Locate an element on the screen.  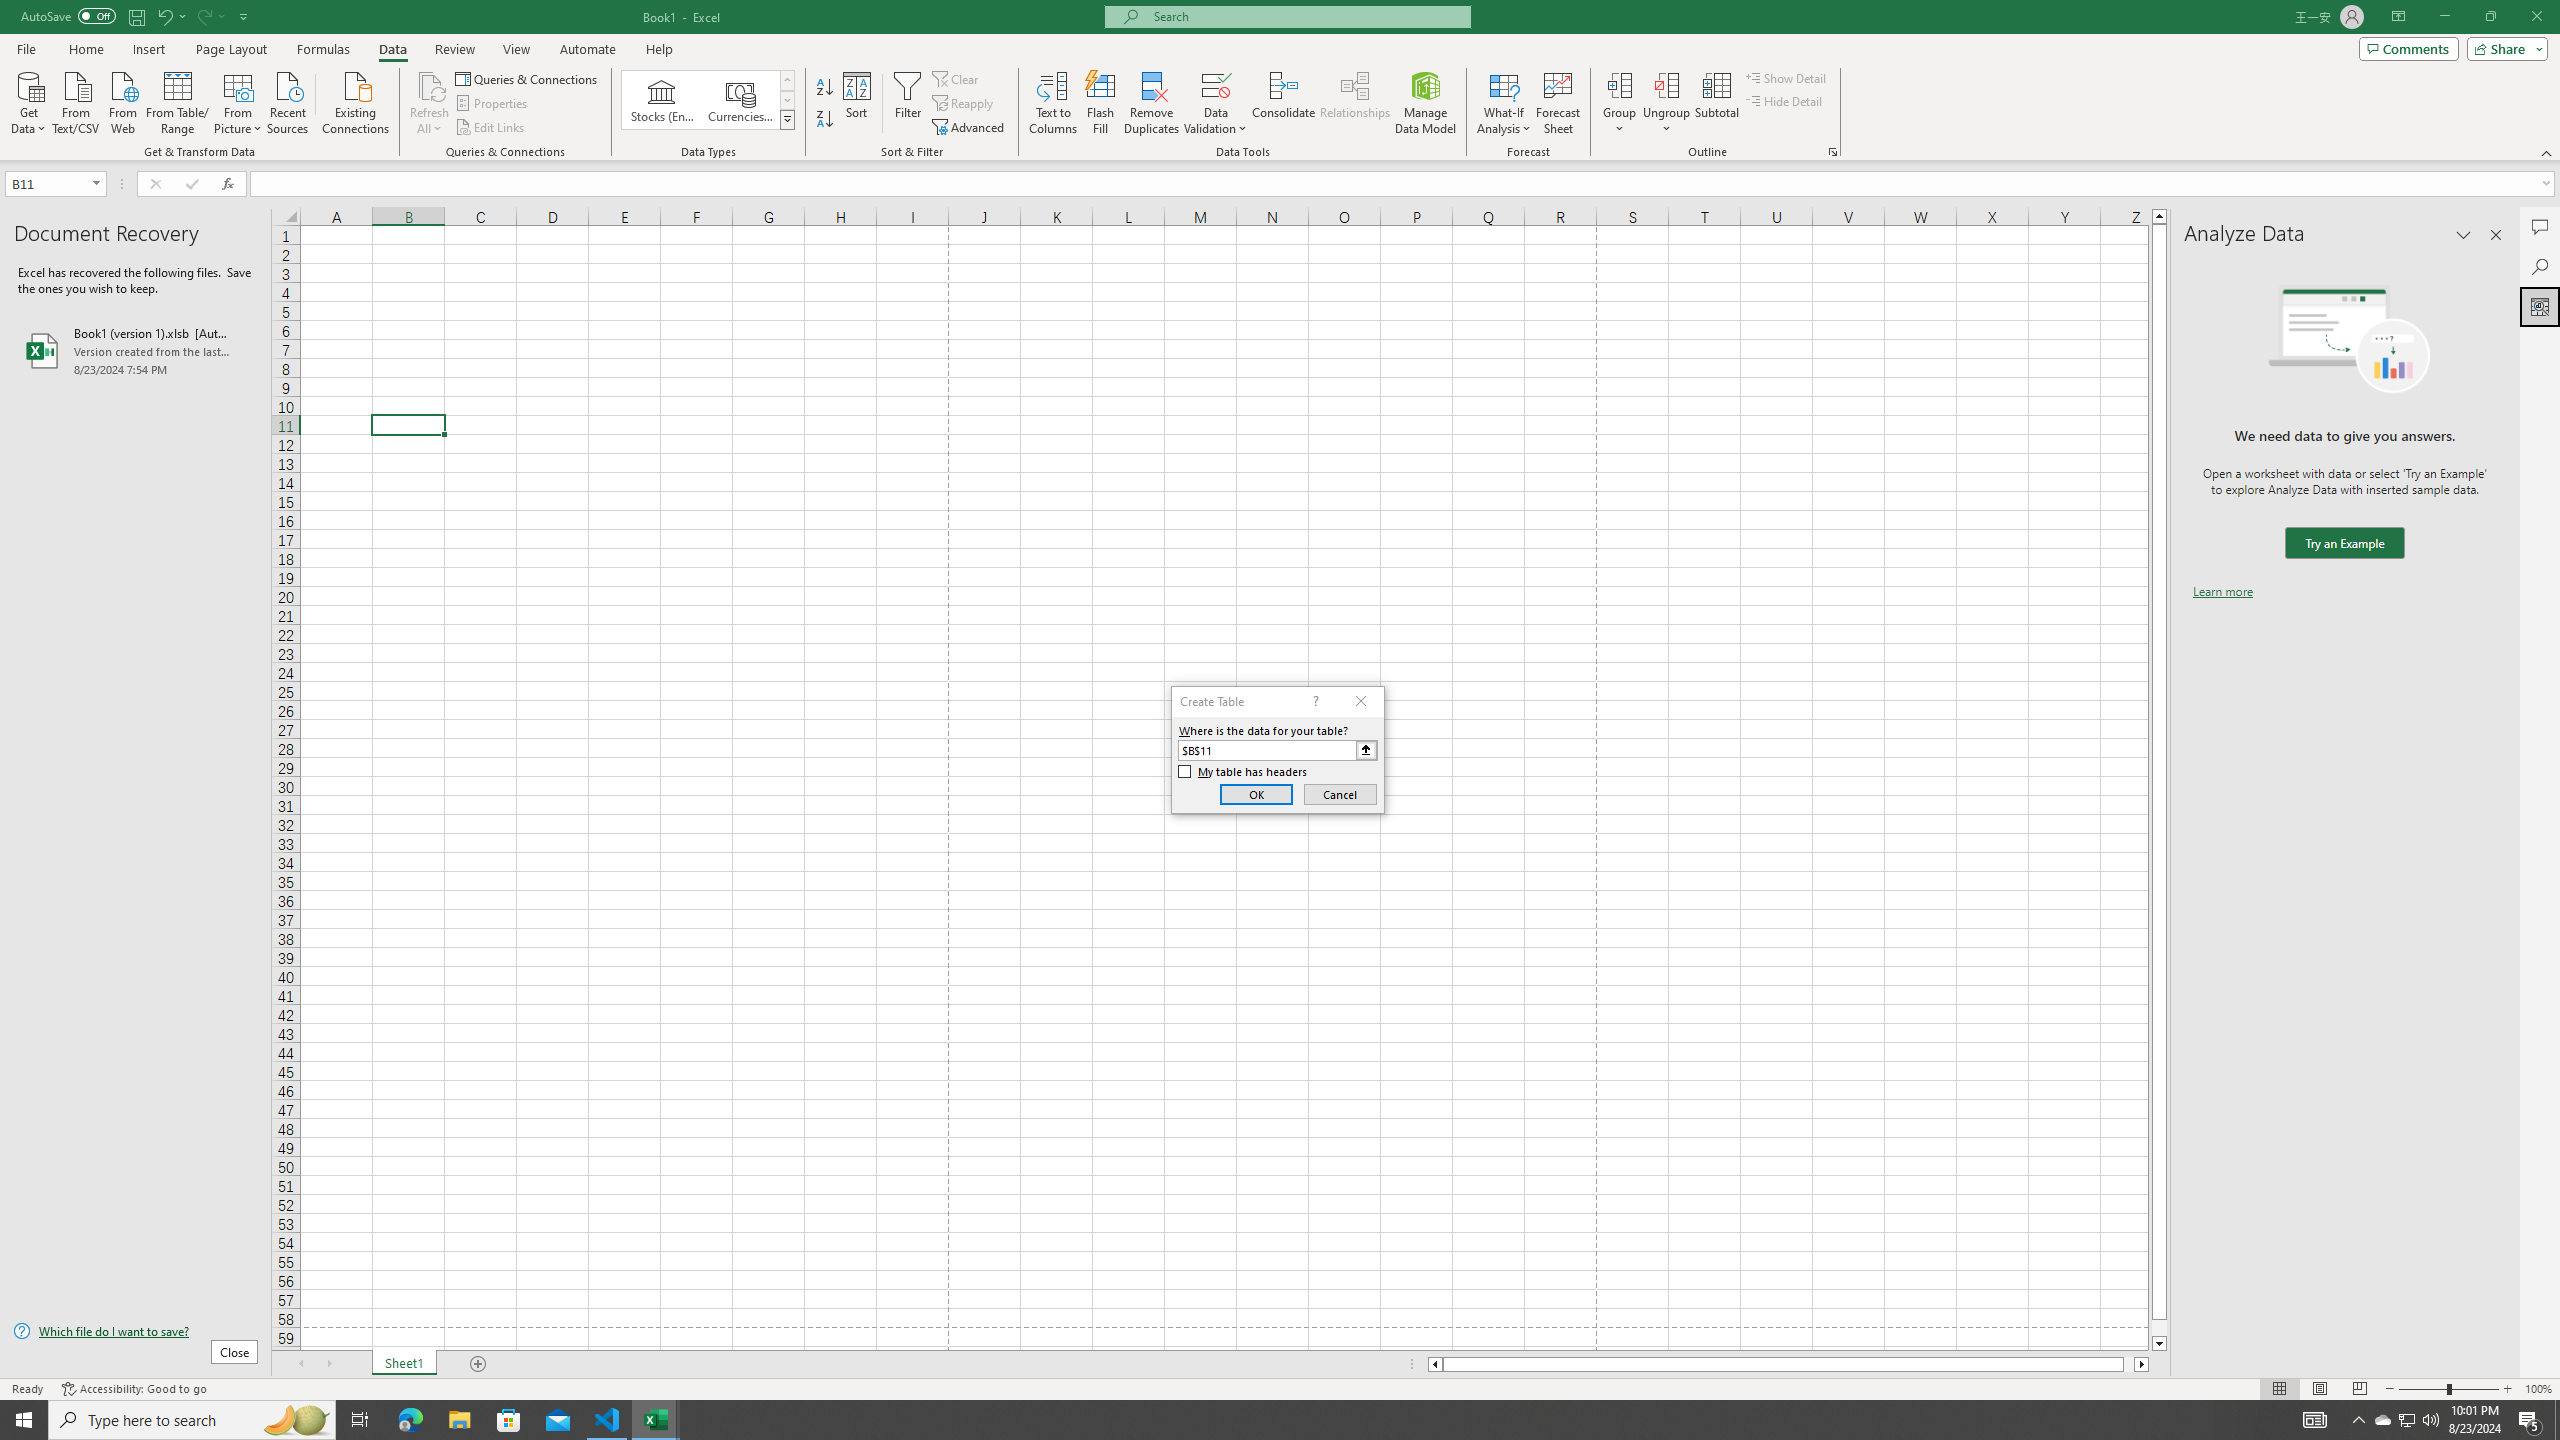
'Show Detail' is located at coordinates (1785, 77).